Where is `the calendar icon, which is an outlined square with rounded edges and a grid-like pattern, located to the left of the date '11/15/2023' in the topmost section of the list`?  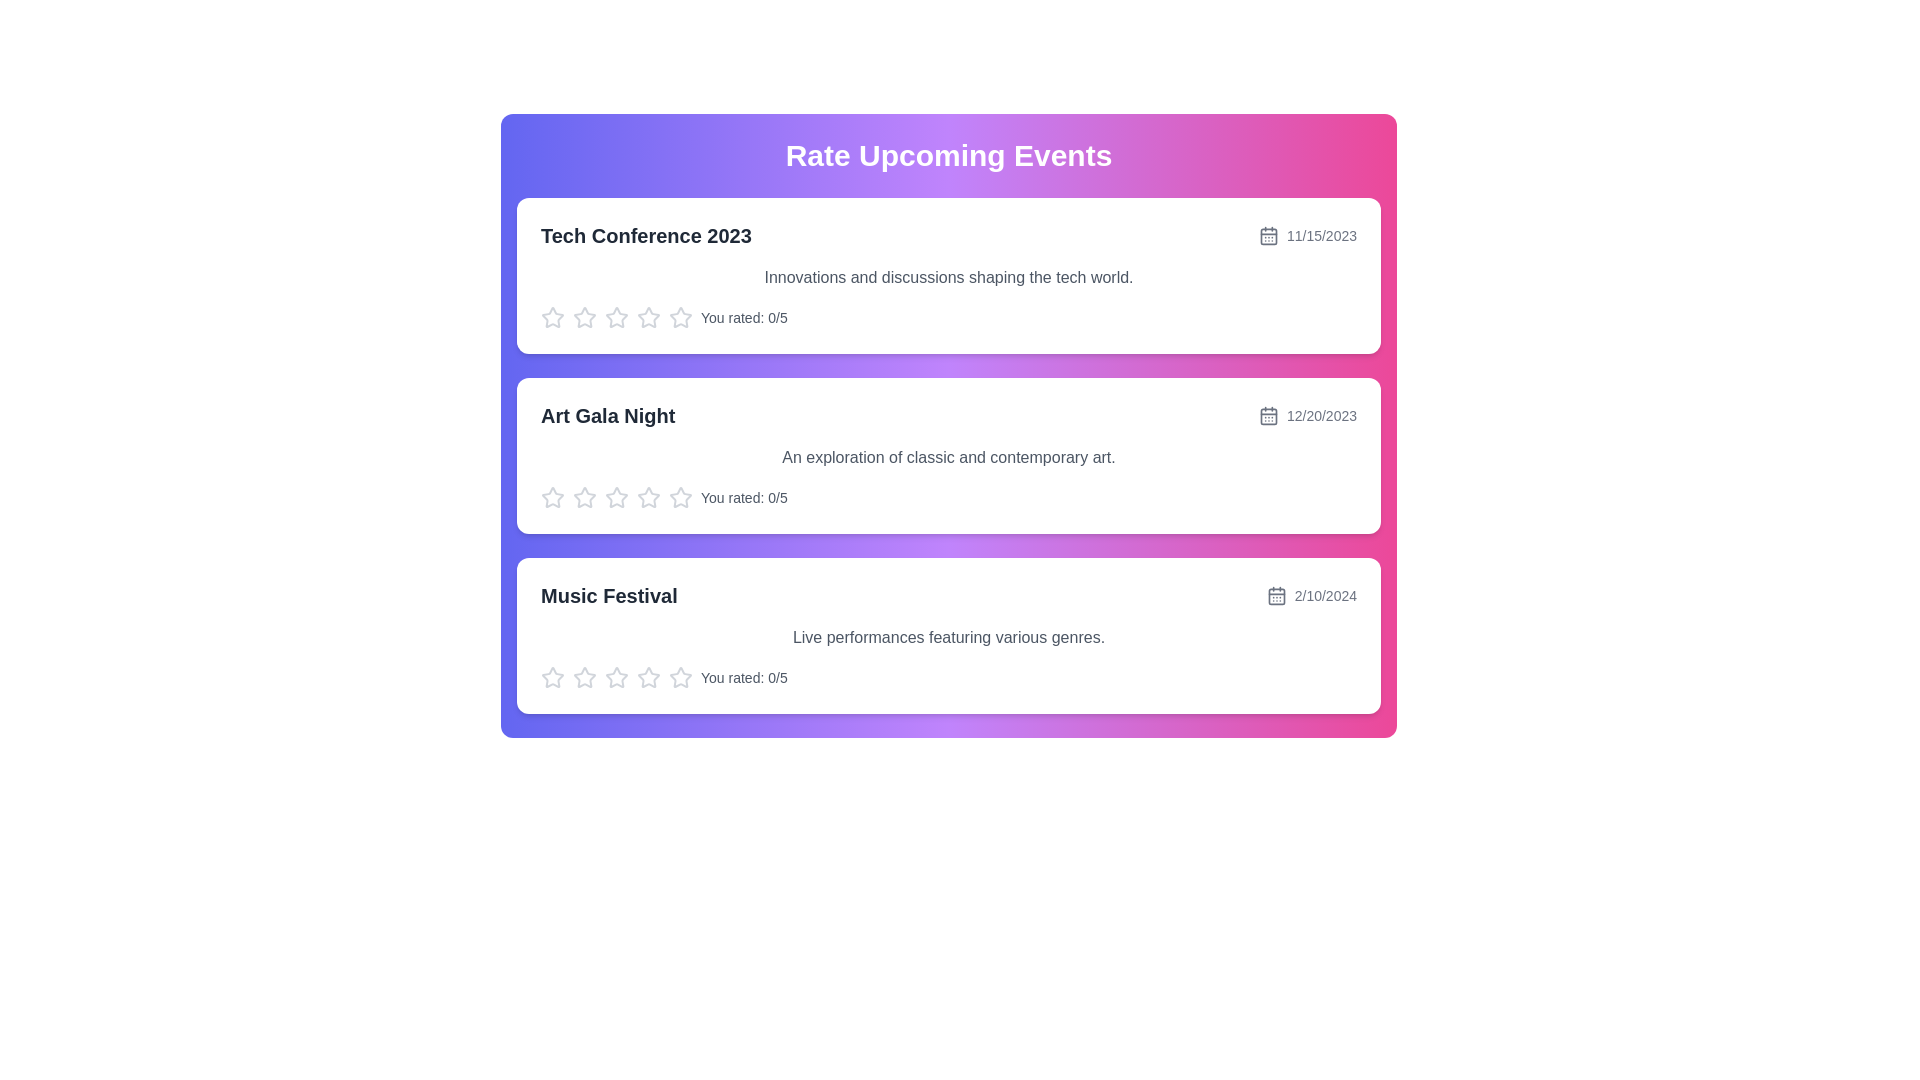 the calendar icon, which is an outlined square with rounded edges and a grid-like pattern, located to the left of the date '11/15/2023' in the topmost section of the list is located at coordinates (1267, 234).